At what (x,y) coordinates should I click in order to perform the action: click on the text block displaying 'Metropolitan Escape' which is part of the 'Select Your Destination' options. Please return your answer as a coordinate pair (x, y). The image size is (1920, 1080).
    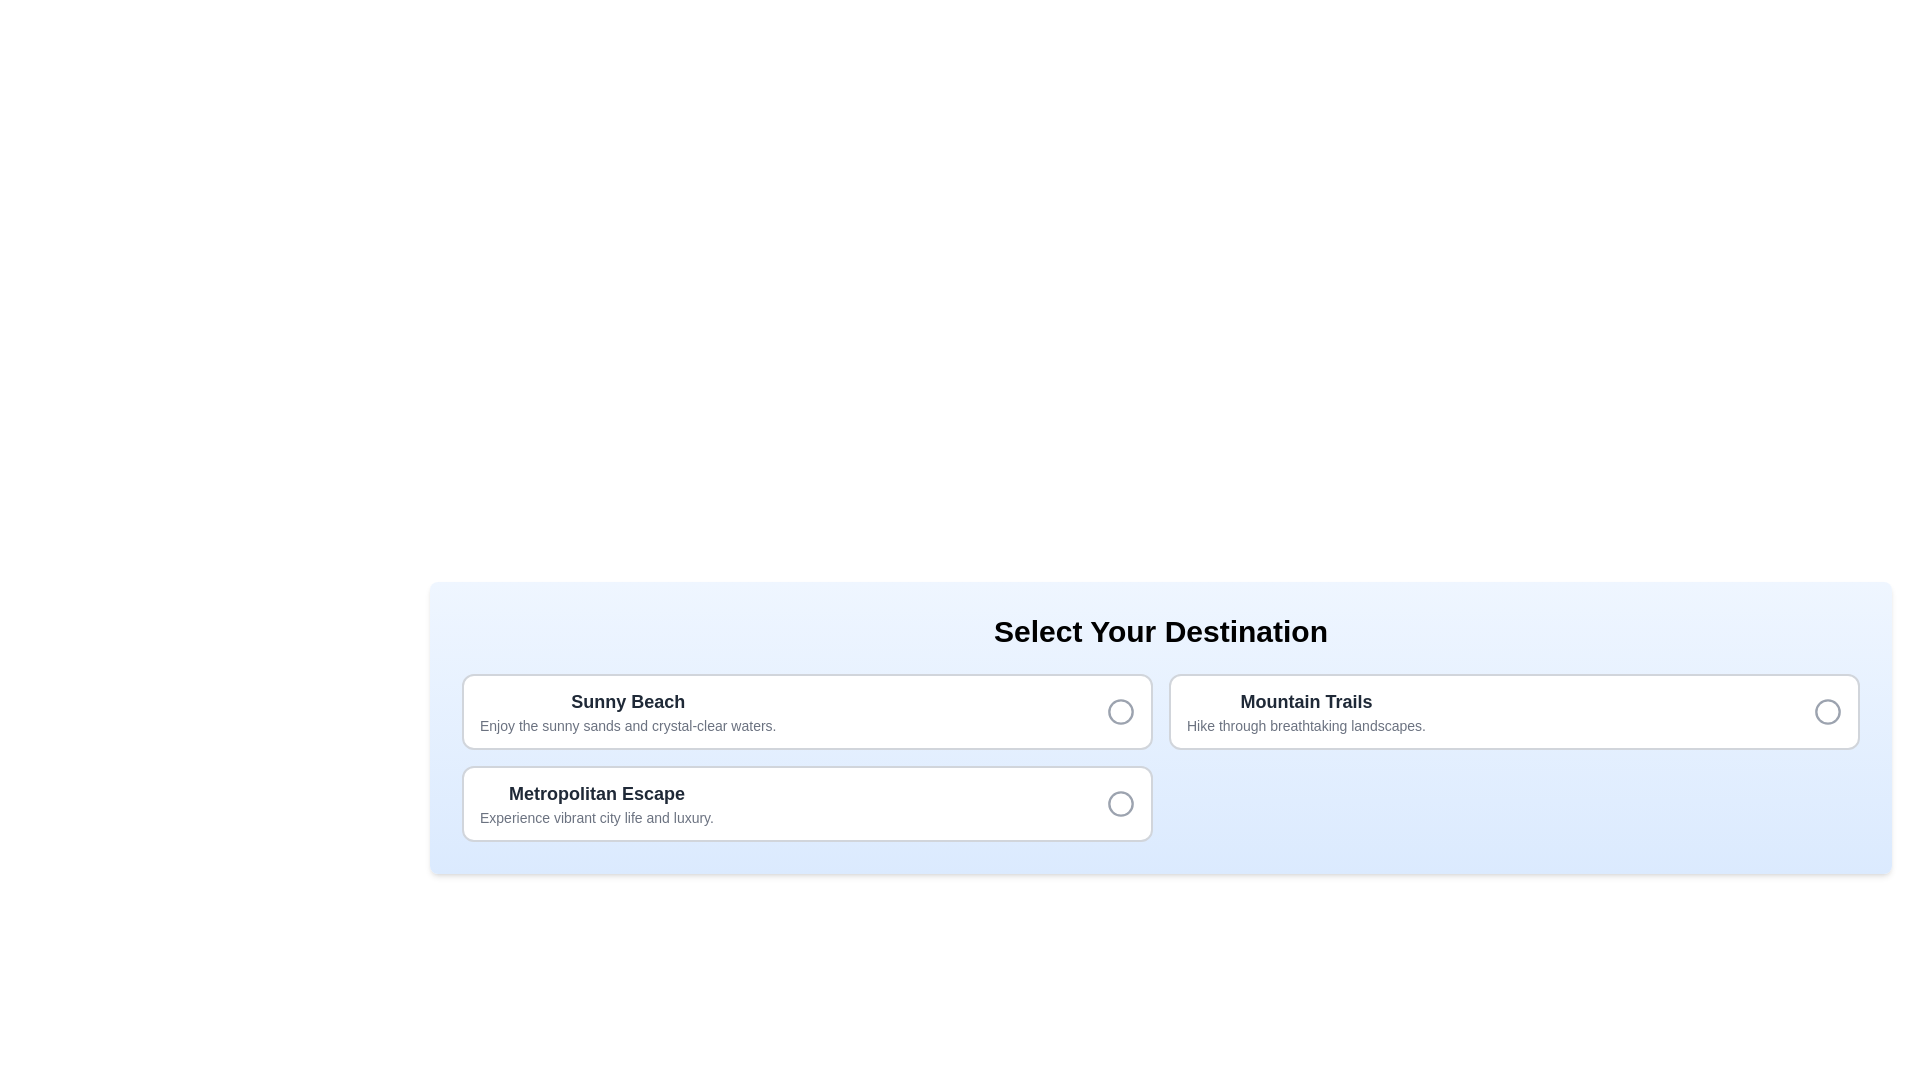
    Looking at the image, I should click on (595, 802).